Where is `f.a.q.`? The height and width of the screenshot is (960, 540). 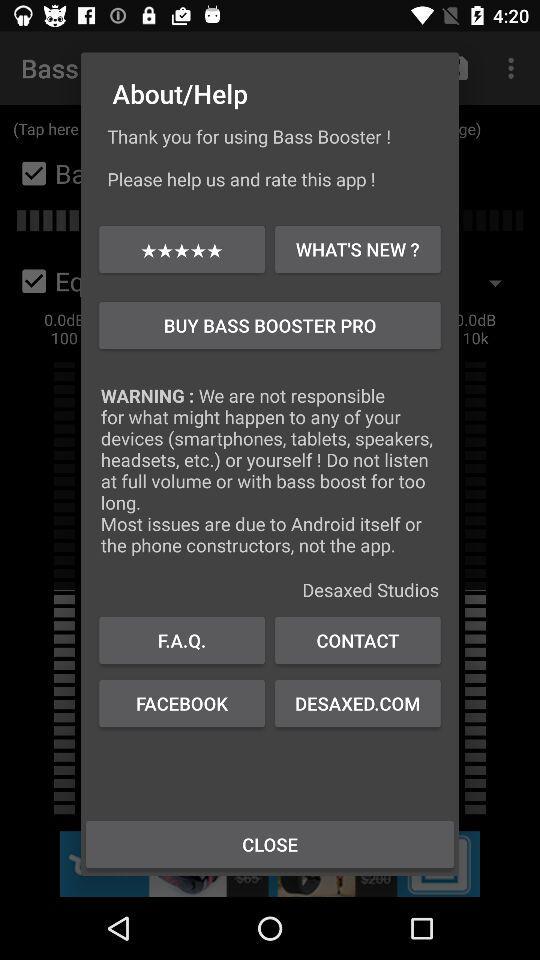 f.a.q. is located at coordinates (182, 639).